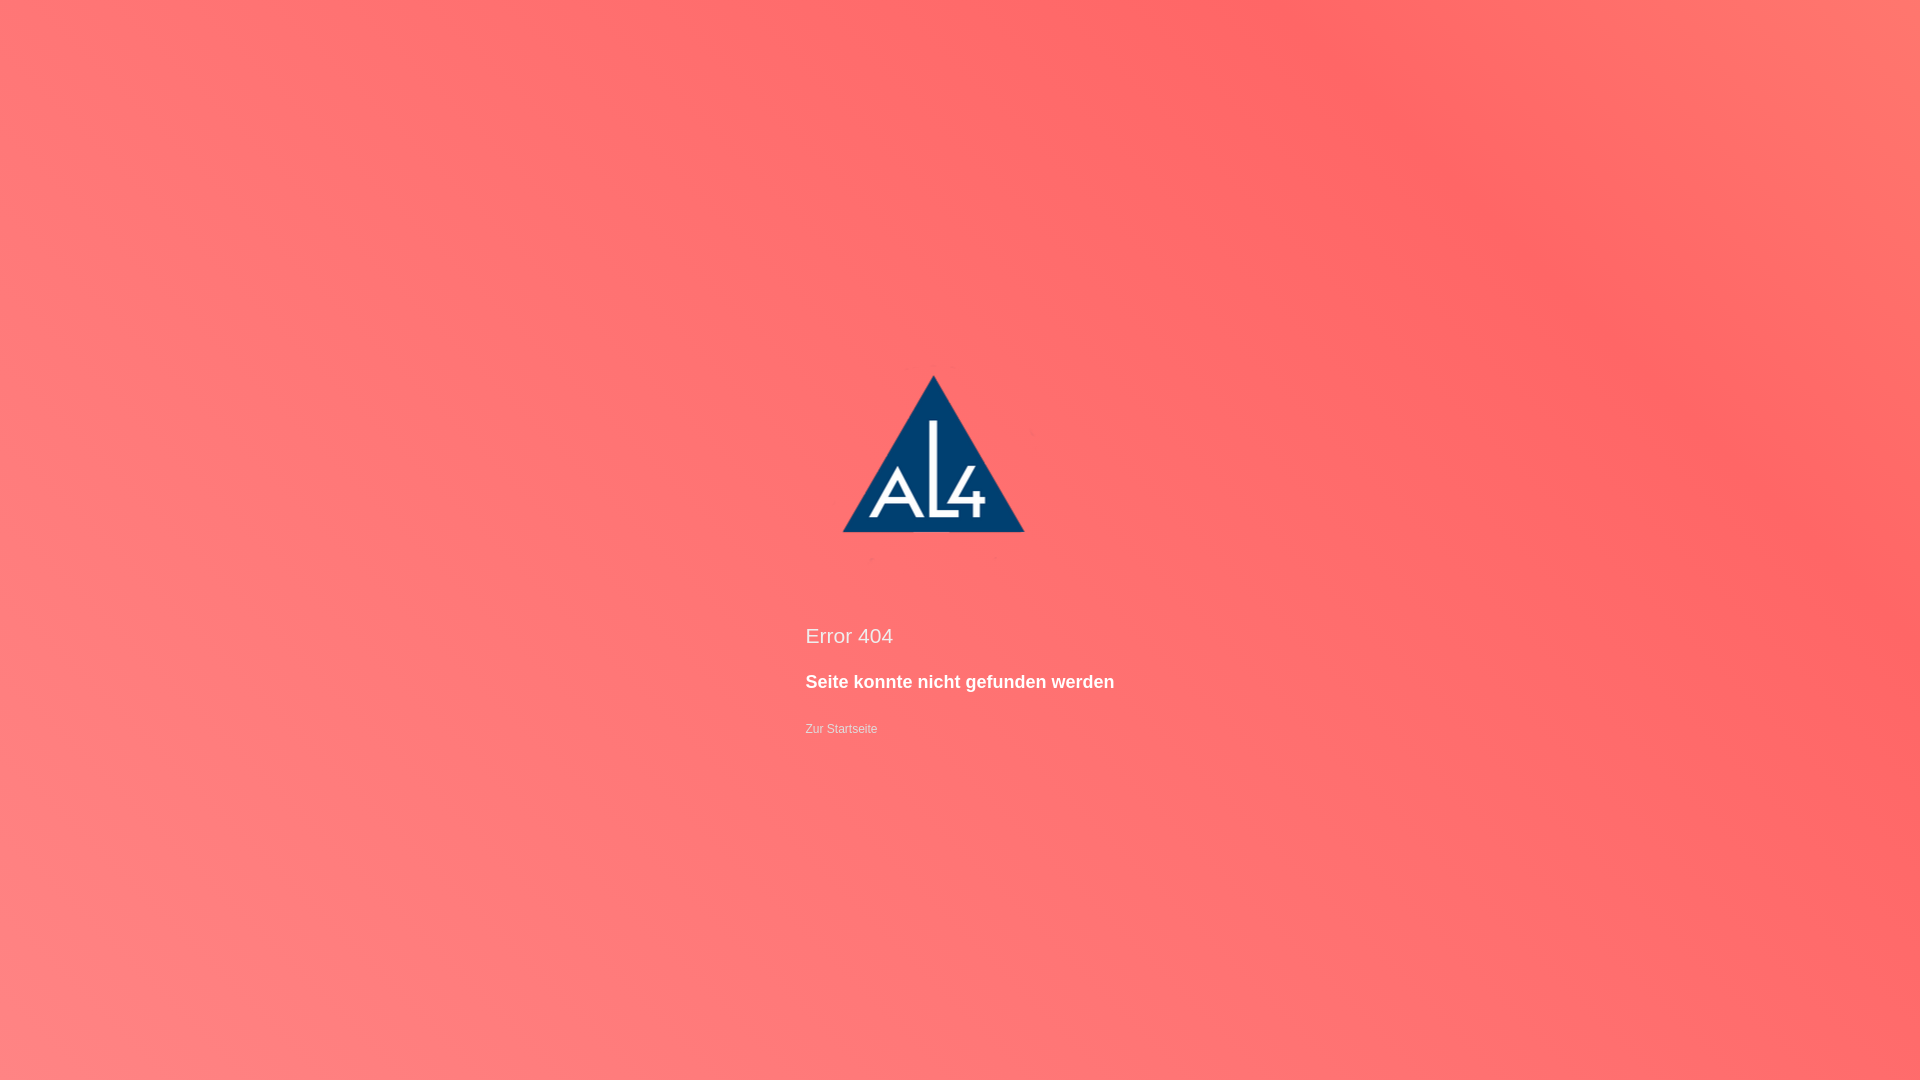 The image size is (1920, 1080). I want to click on 'Zur Startseite', so click(805, 729).